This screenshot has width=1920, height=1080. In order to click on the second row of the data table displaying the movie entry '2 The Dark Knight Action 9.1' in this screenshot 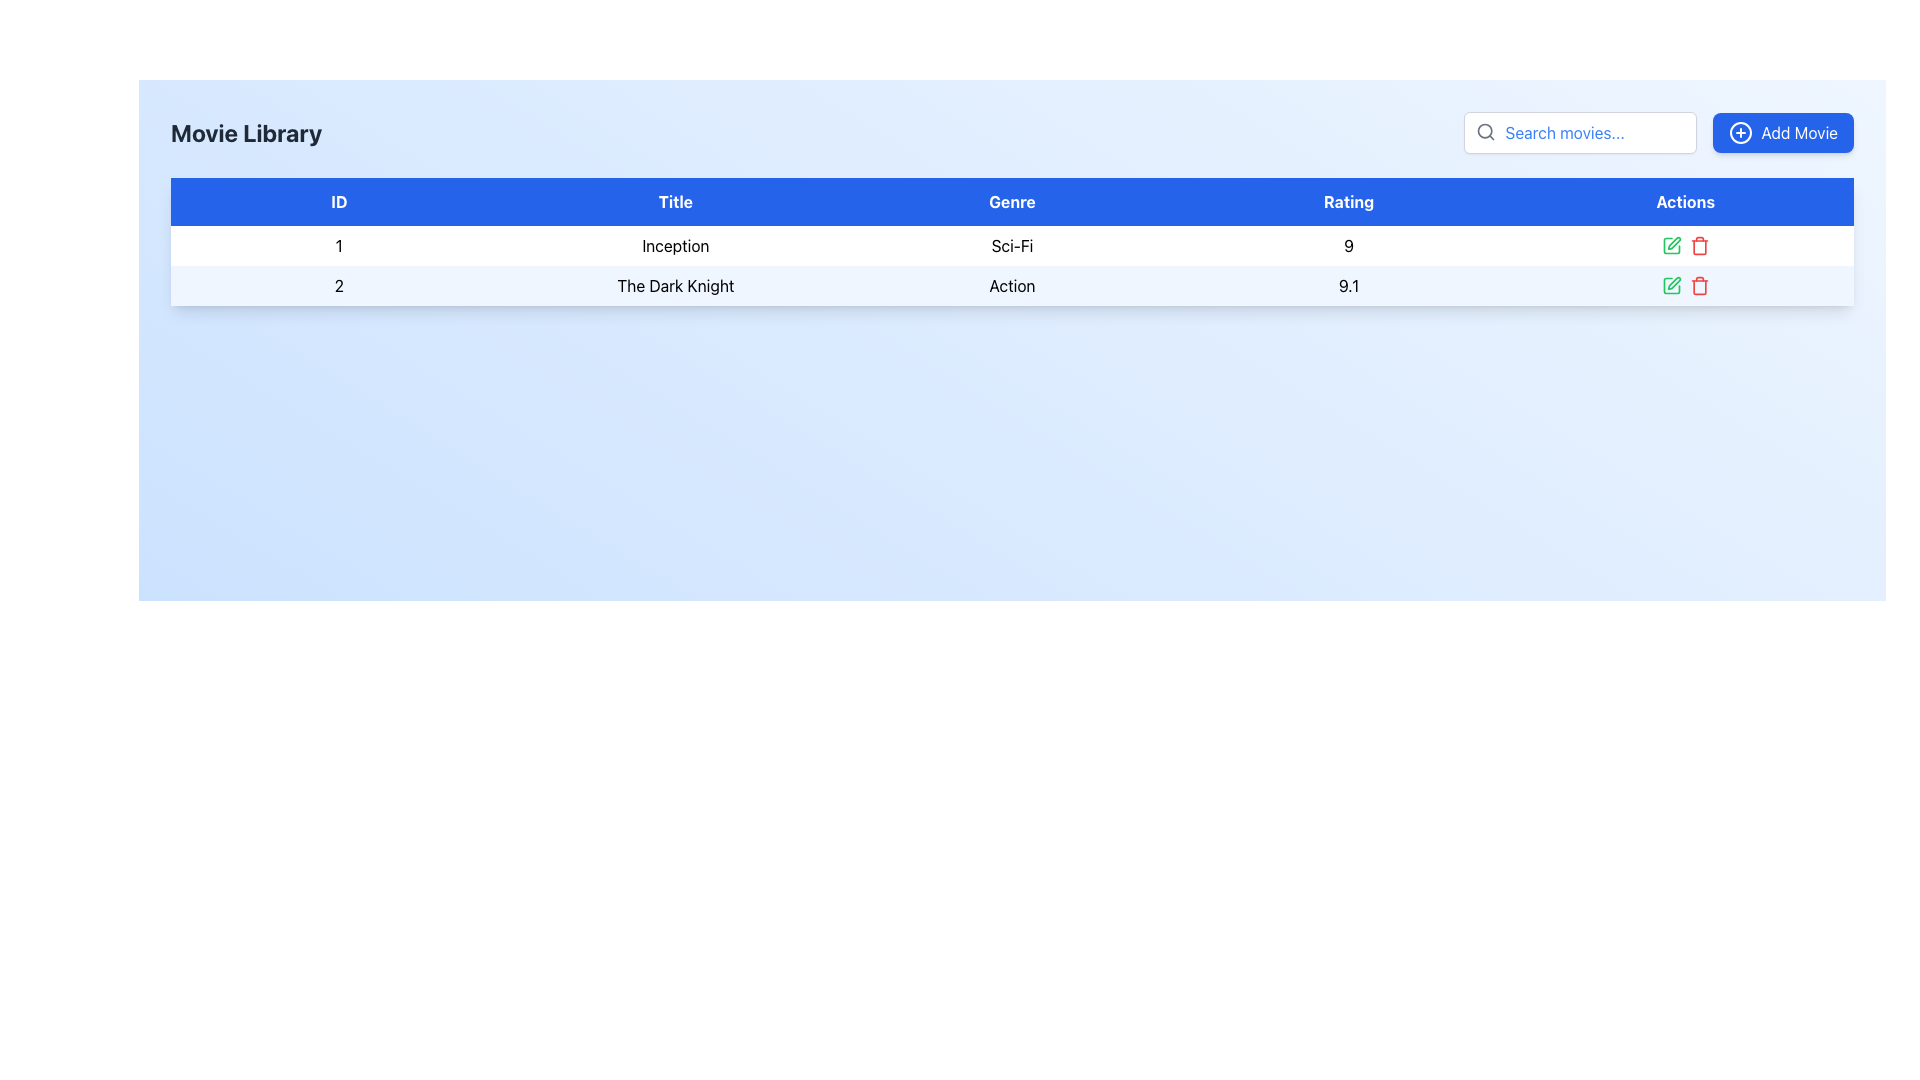, I will do `click(1012, 285)`.